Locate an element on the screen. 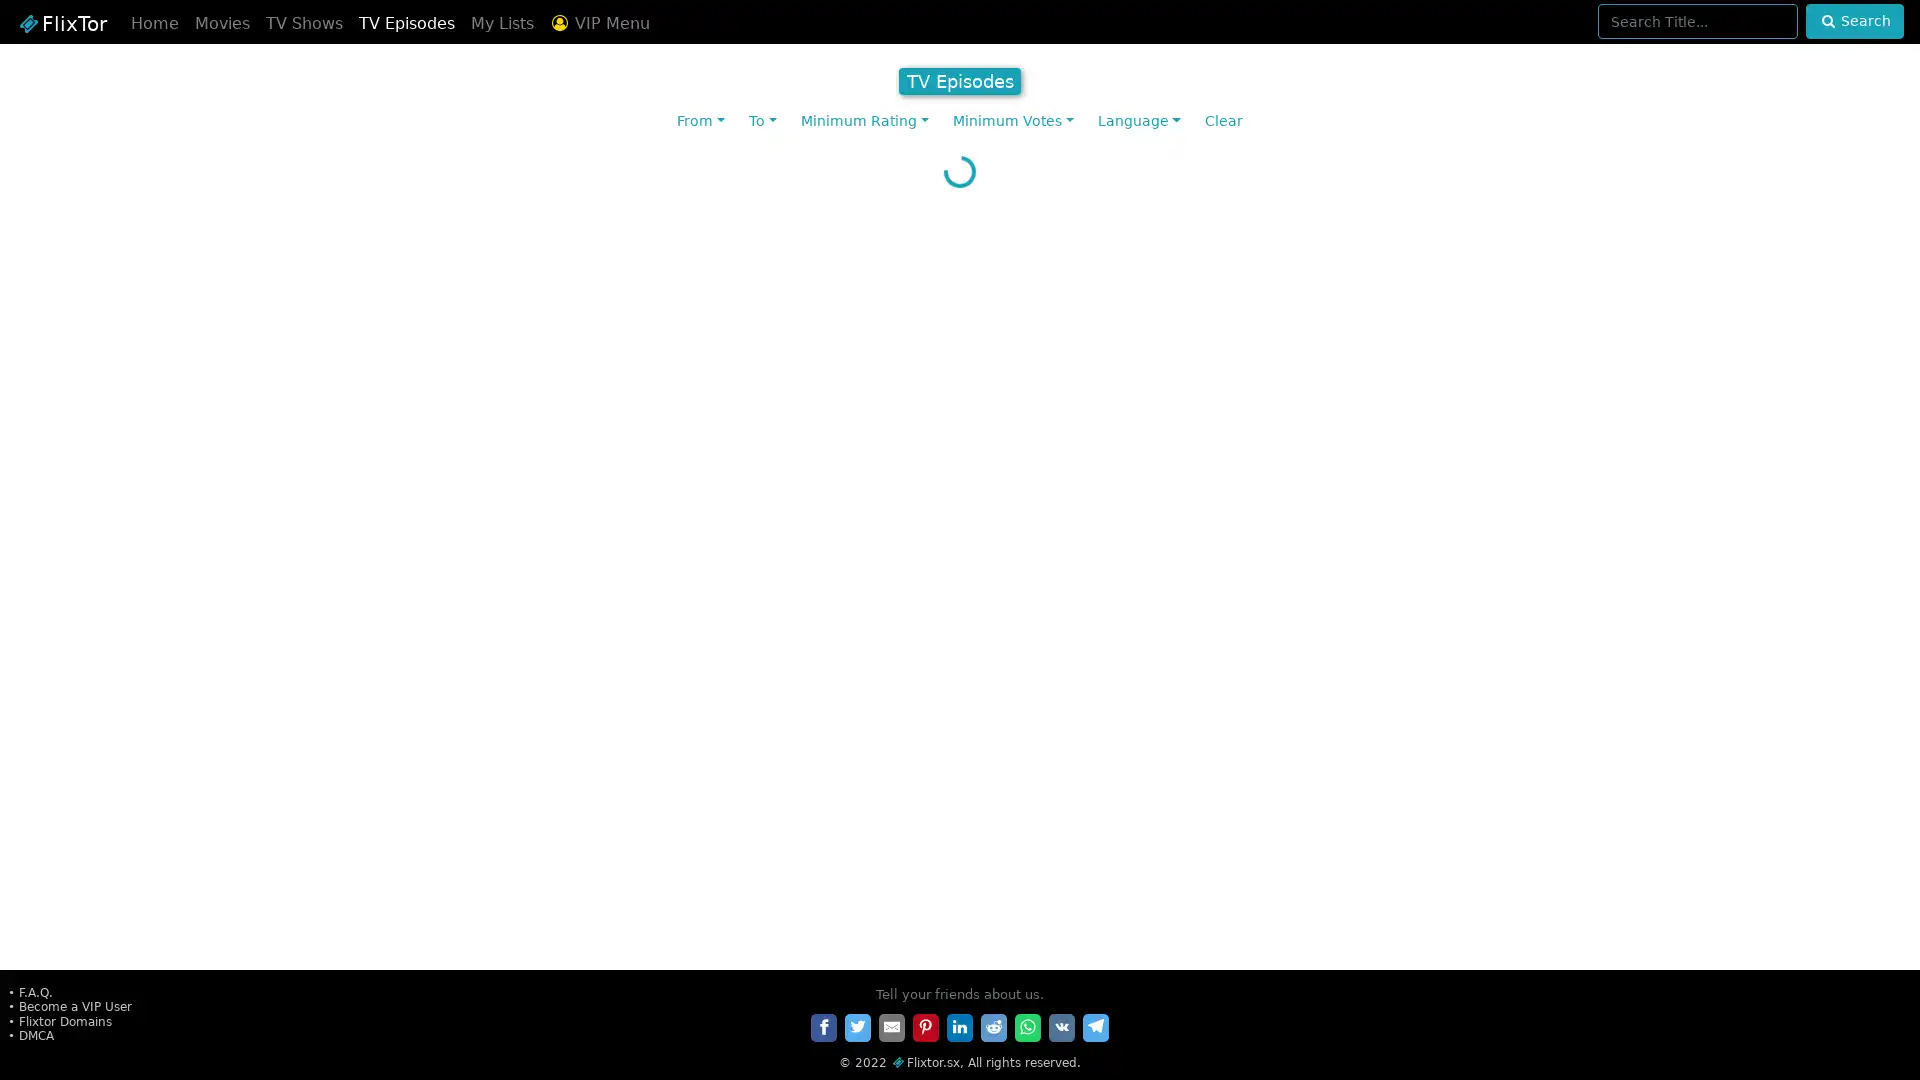 Image resolution: width=1920 pixels, height=1080 pixels. Watch Now is located at coordinates (158, 690).